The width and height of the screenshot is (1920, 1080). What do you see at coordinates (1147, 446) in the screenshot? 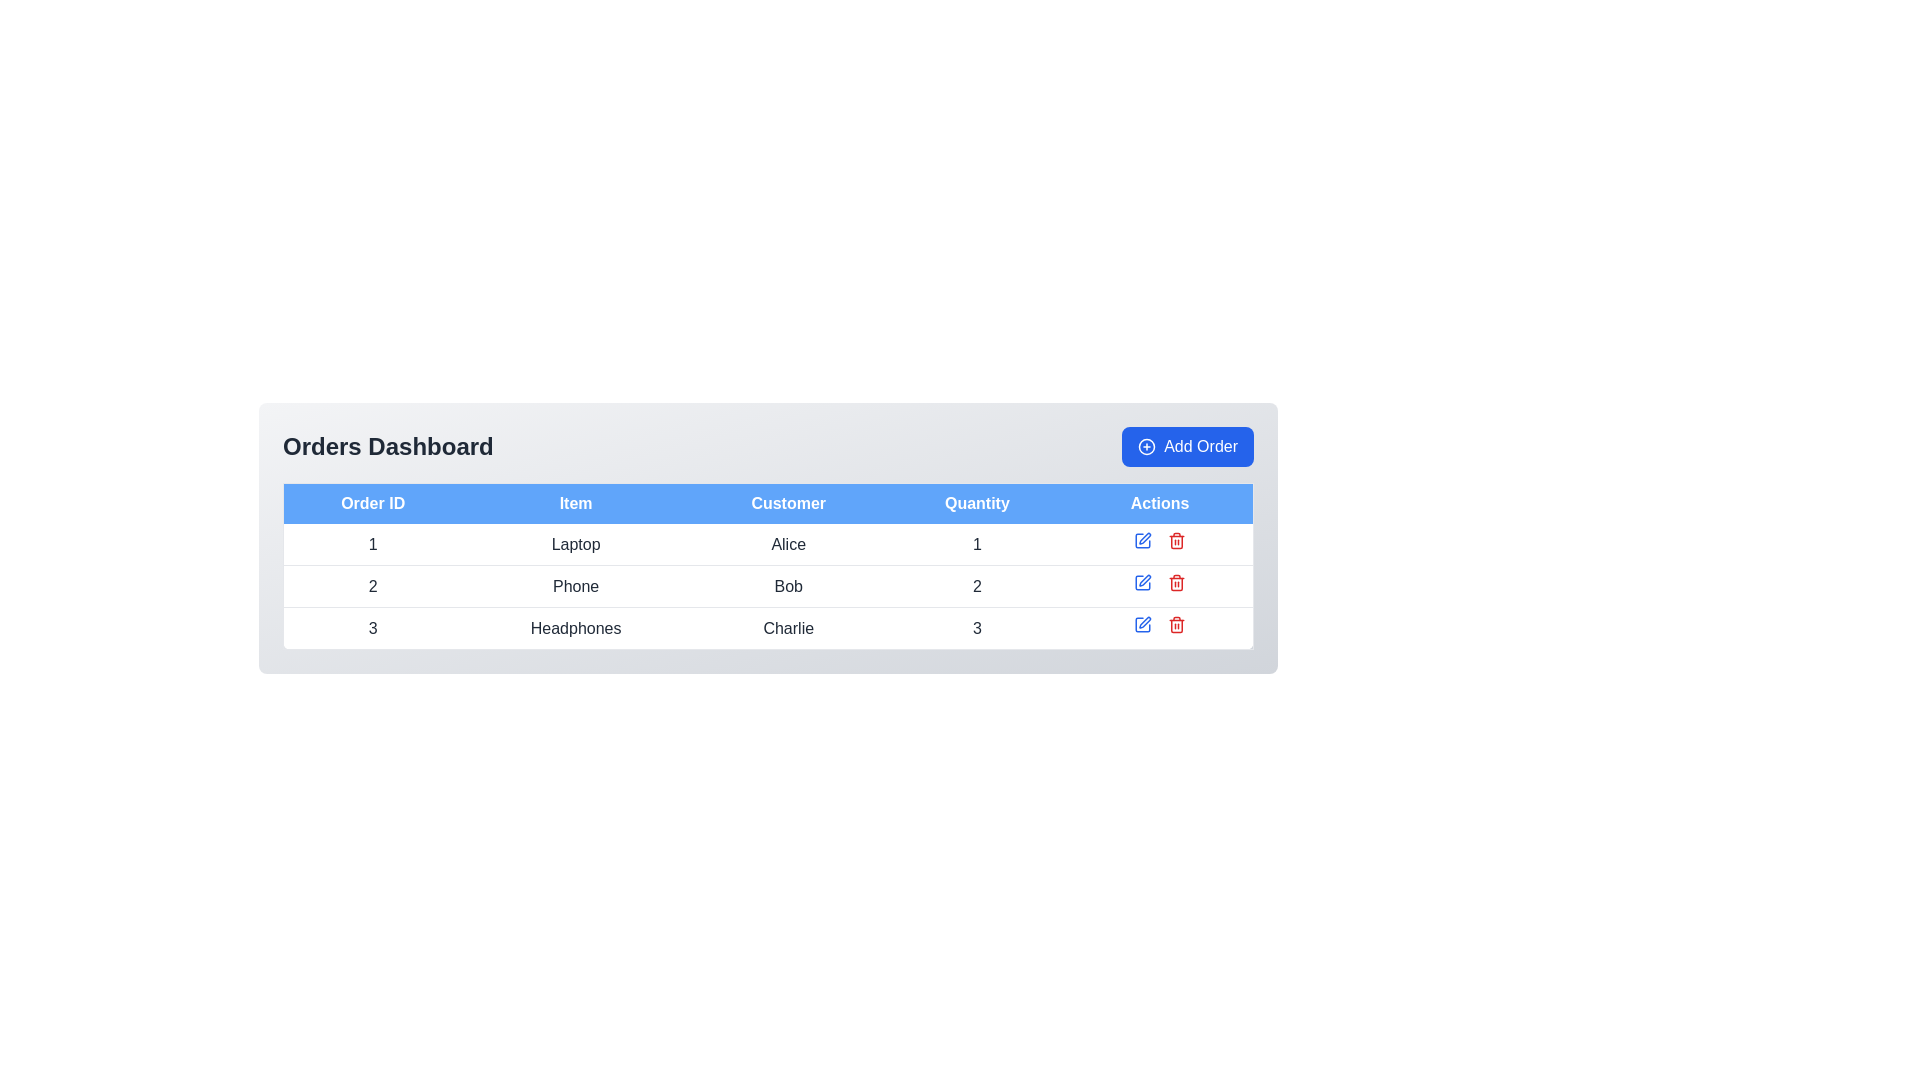
I see `the 'Add Order' button which features a thin circular outline as part of the plus icon located at the top-right corner of the dashboard interface` at bounding box center [1147, 446].